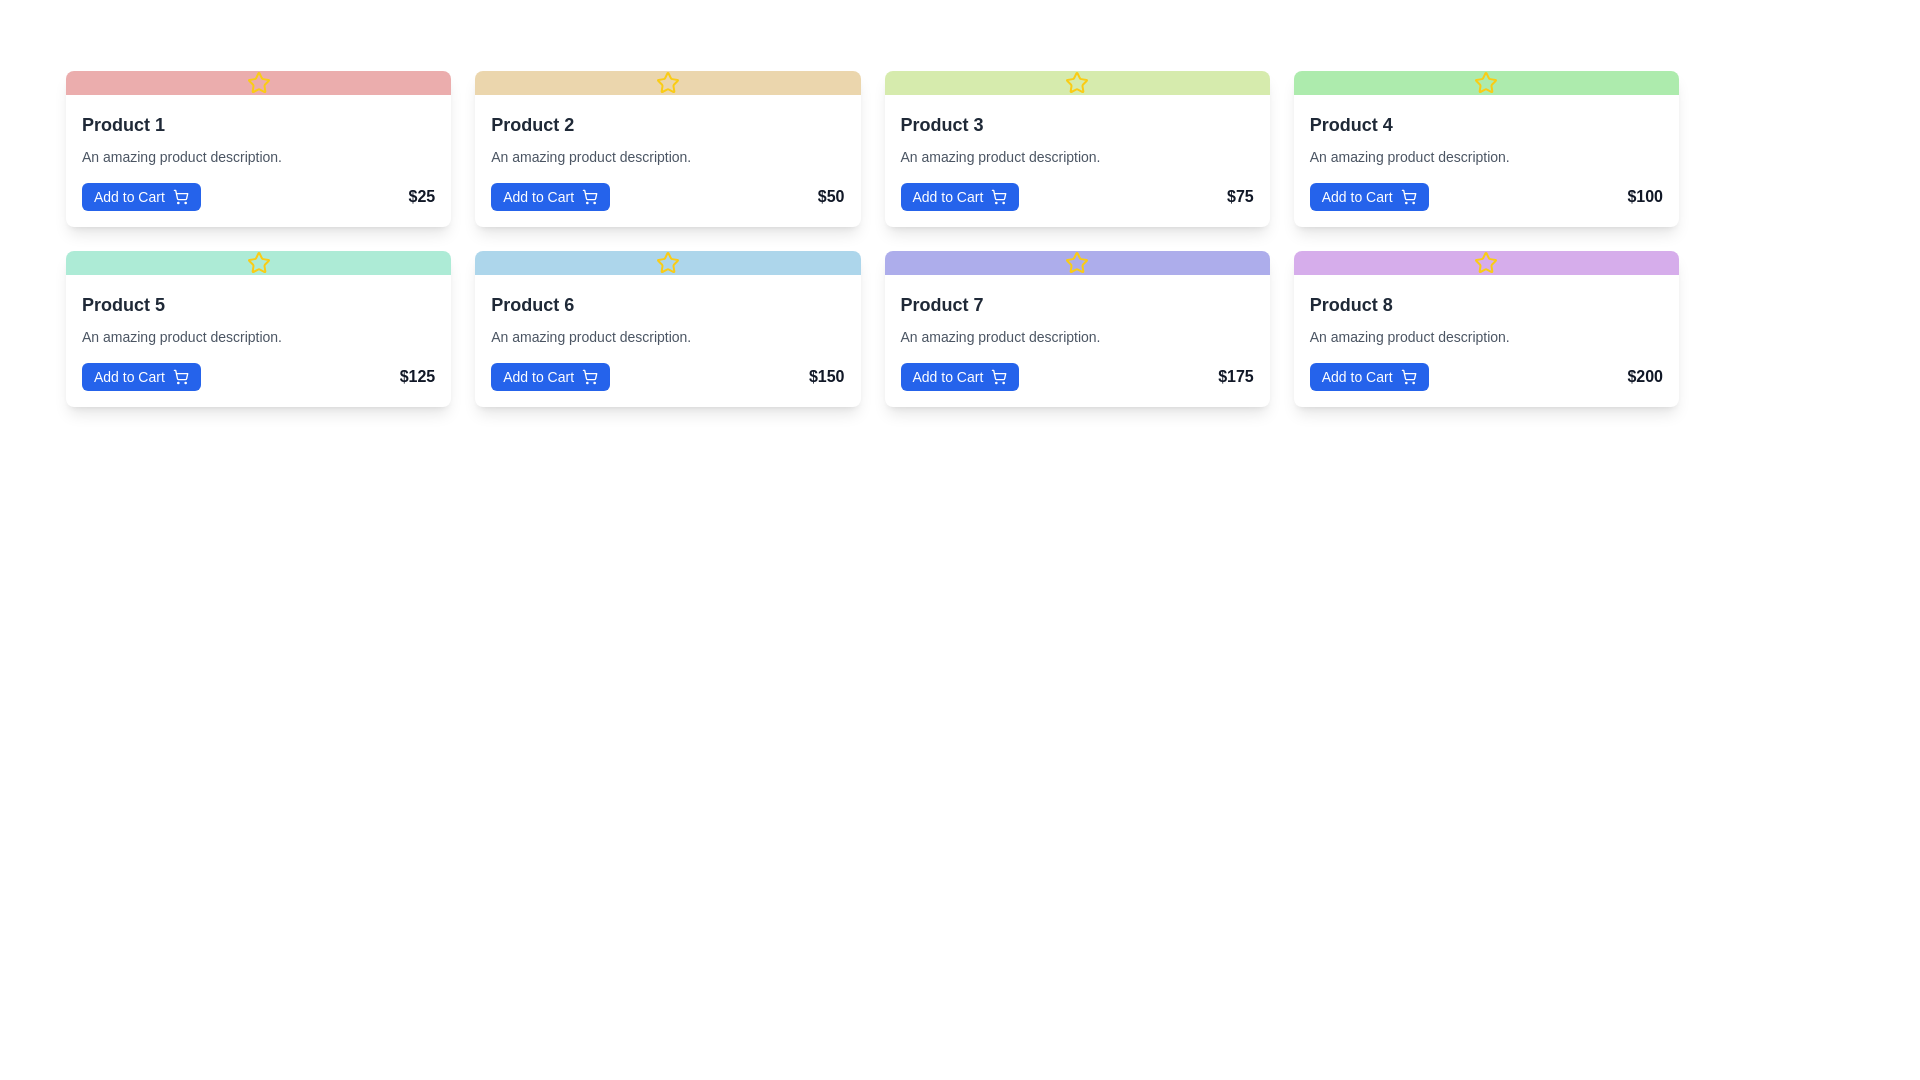 The image size is (1920, 1080). Describe the element at coordinates (1076, 261) in the screenshot. I see `the yellow star icon located at the top center of the card layout for 'Product 7', which is surrounded by a light purple background` at that location.